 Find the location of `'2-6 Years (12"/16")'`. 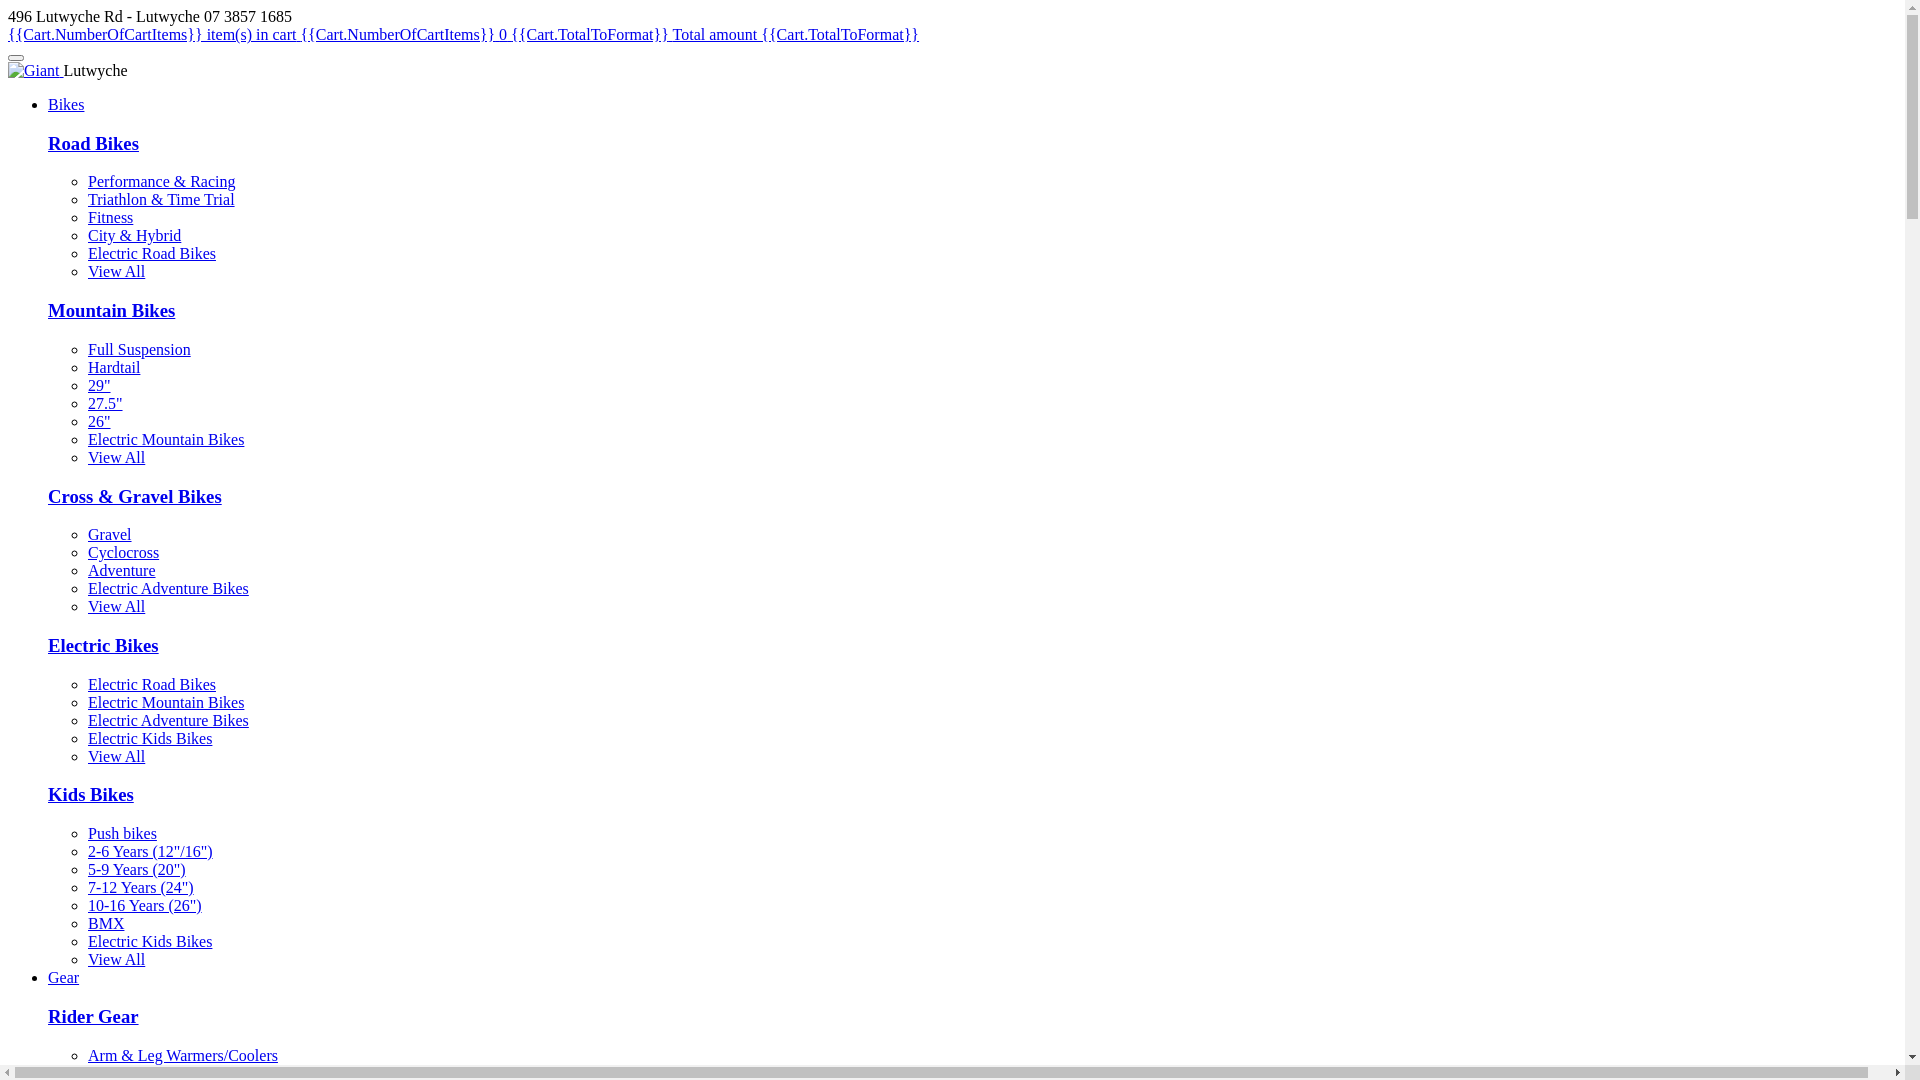

'2-6 Years (12"/16")' is located at coordinates (149, 851).